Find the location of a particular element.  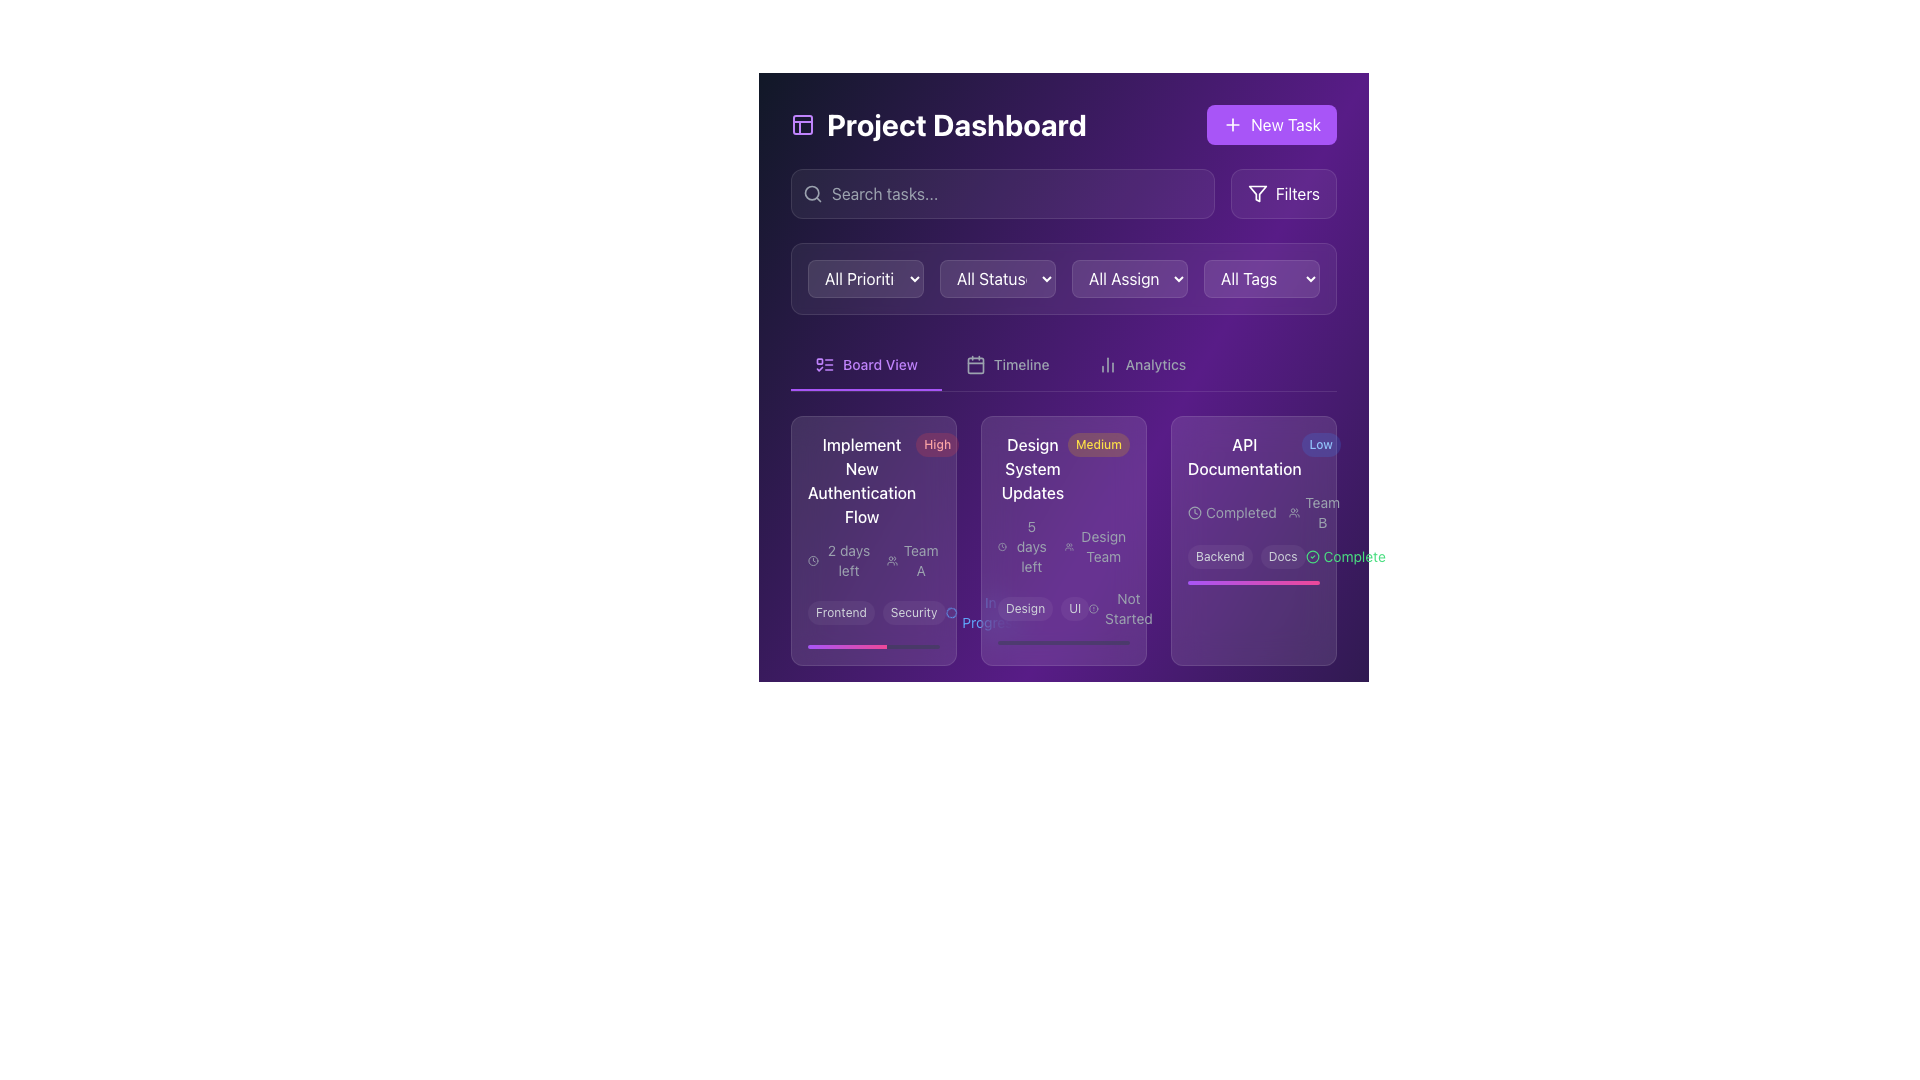

the deadline information label with an icon and text located in the bottom-left section of the 'Implement New Authentication Flow' task card, preceding the 'Team A' label is located at coordinates (841, 560).